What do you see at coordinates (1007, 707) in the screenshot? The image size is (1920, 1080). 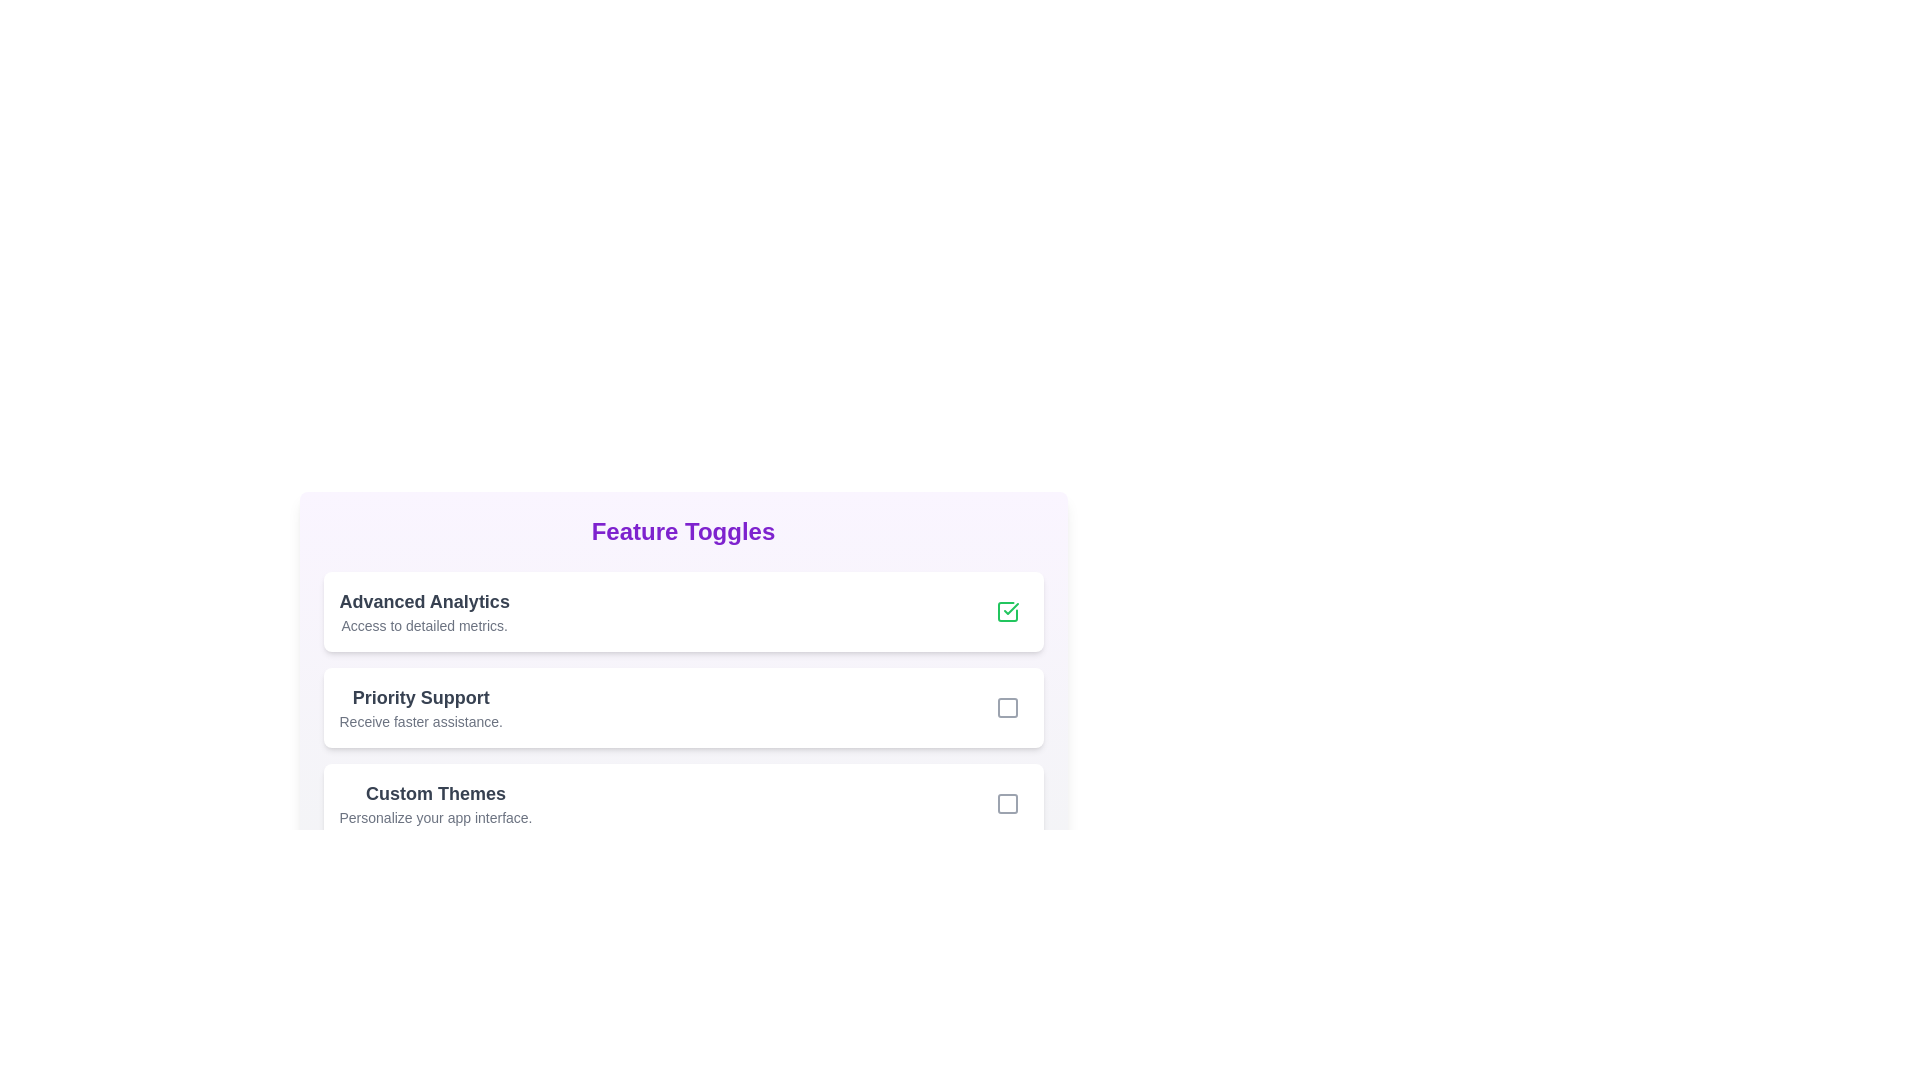 I see `the list item corresponding to the checked state of the second toggle option labeled 'Priority Support' by clicking on the inner square of the SVG-based checkbox` at bounding box center [1007, 707].